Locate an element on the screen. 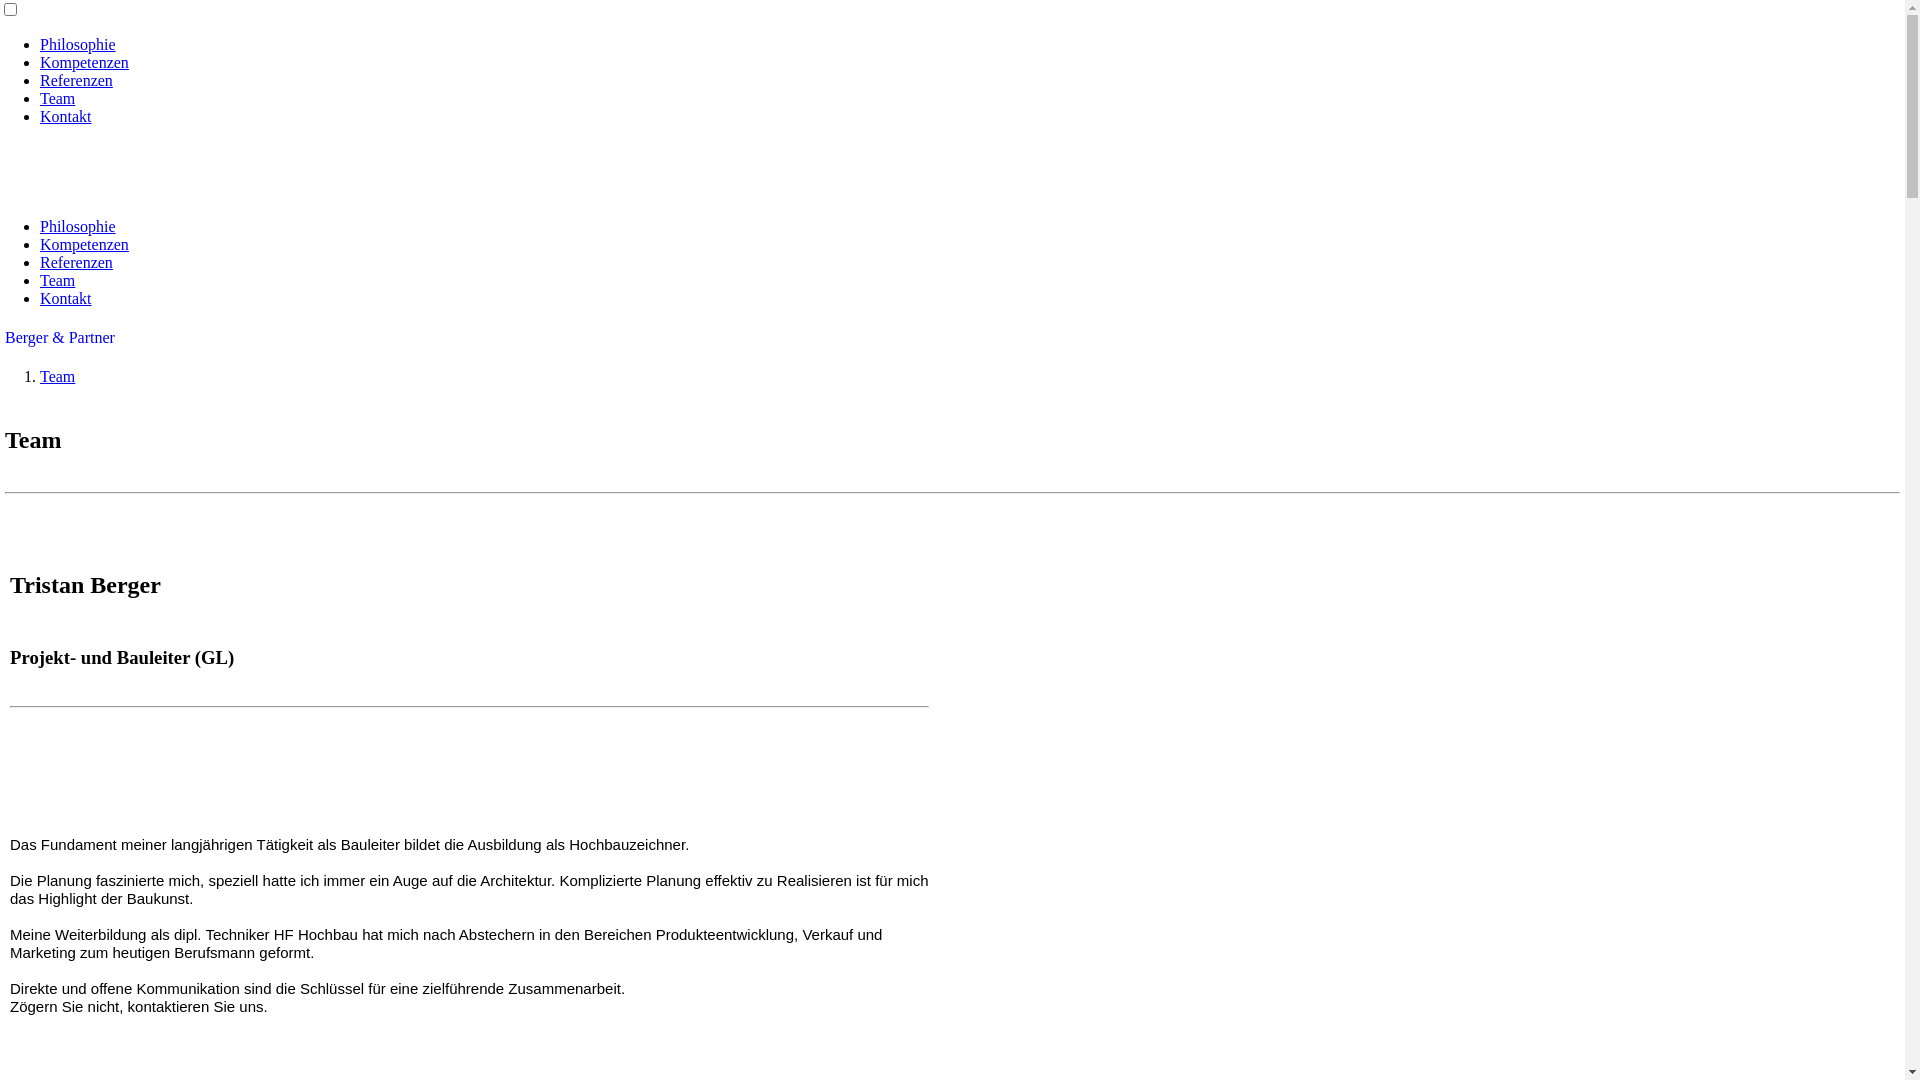 The image size is (1920, 1080). 'Team' is located at coordinates (57, 280).